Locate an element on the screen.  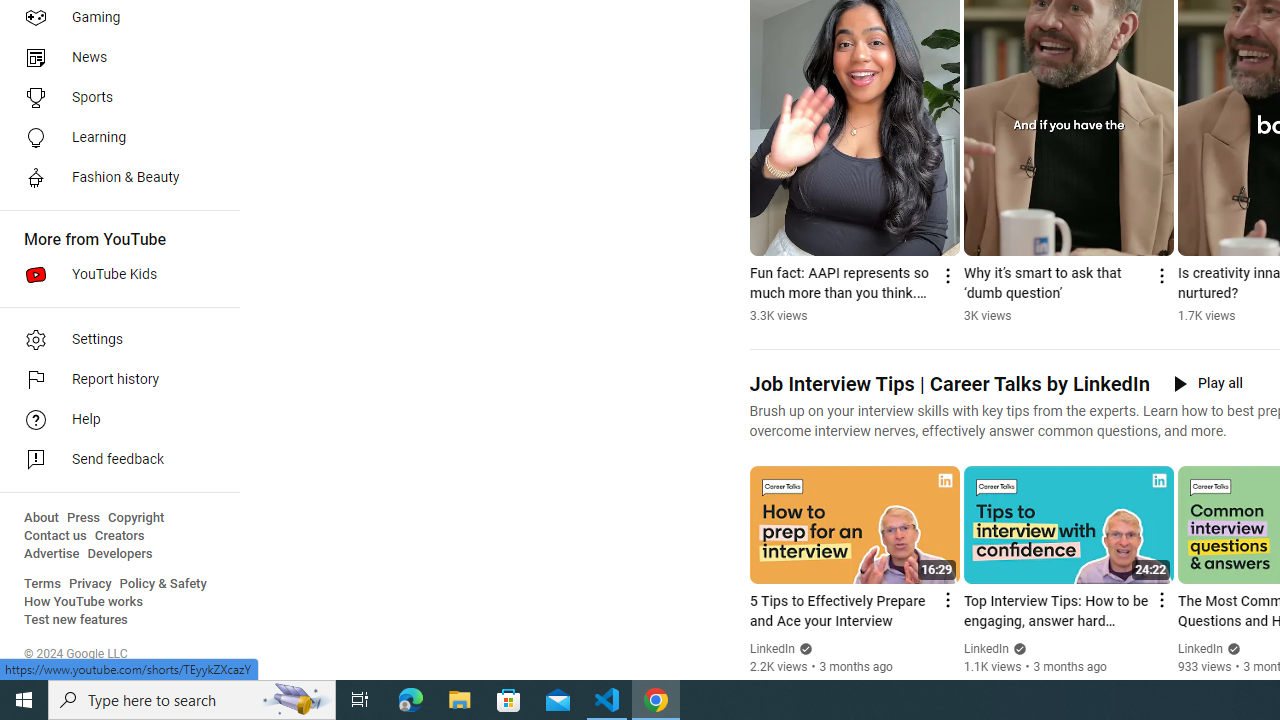
'Creators' is located at coordinates (118, 535).